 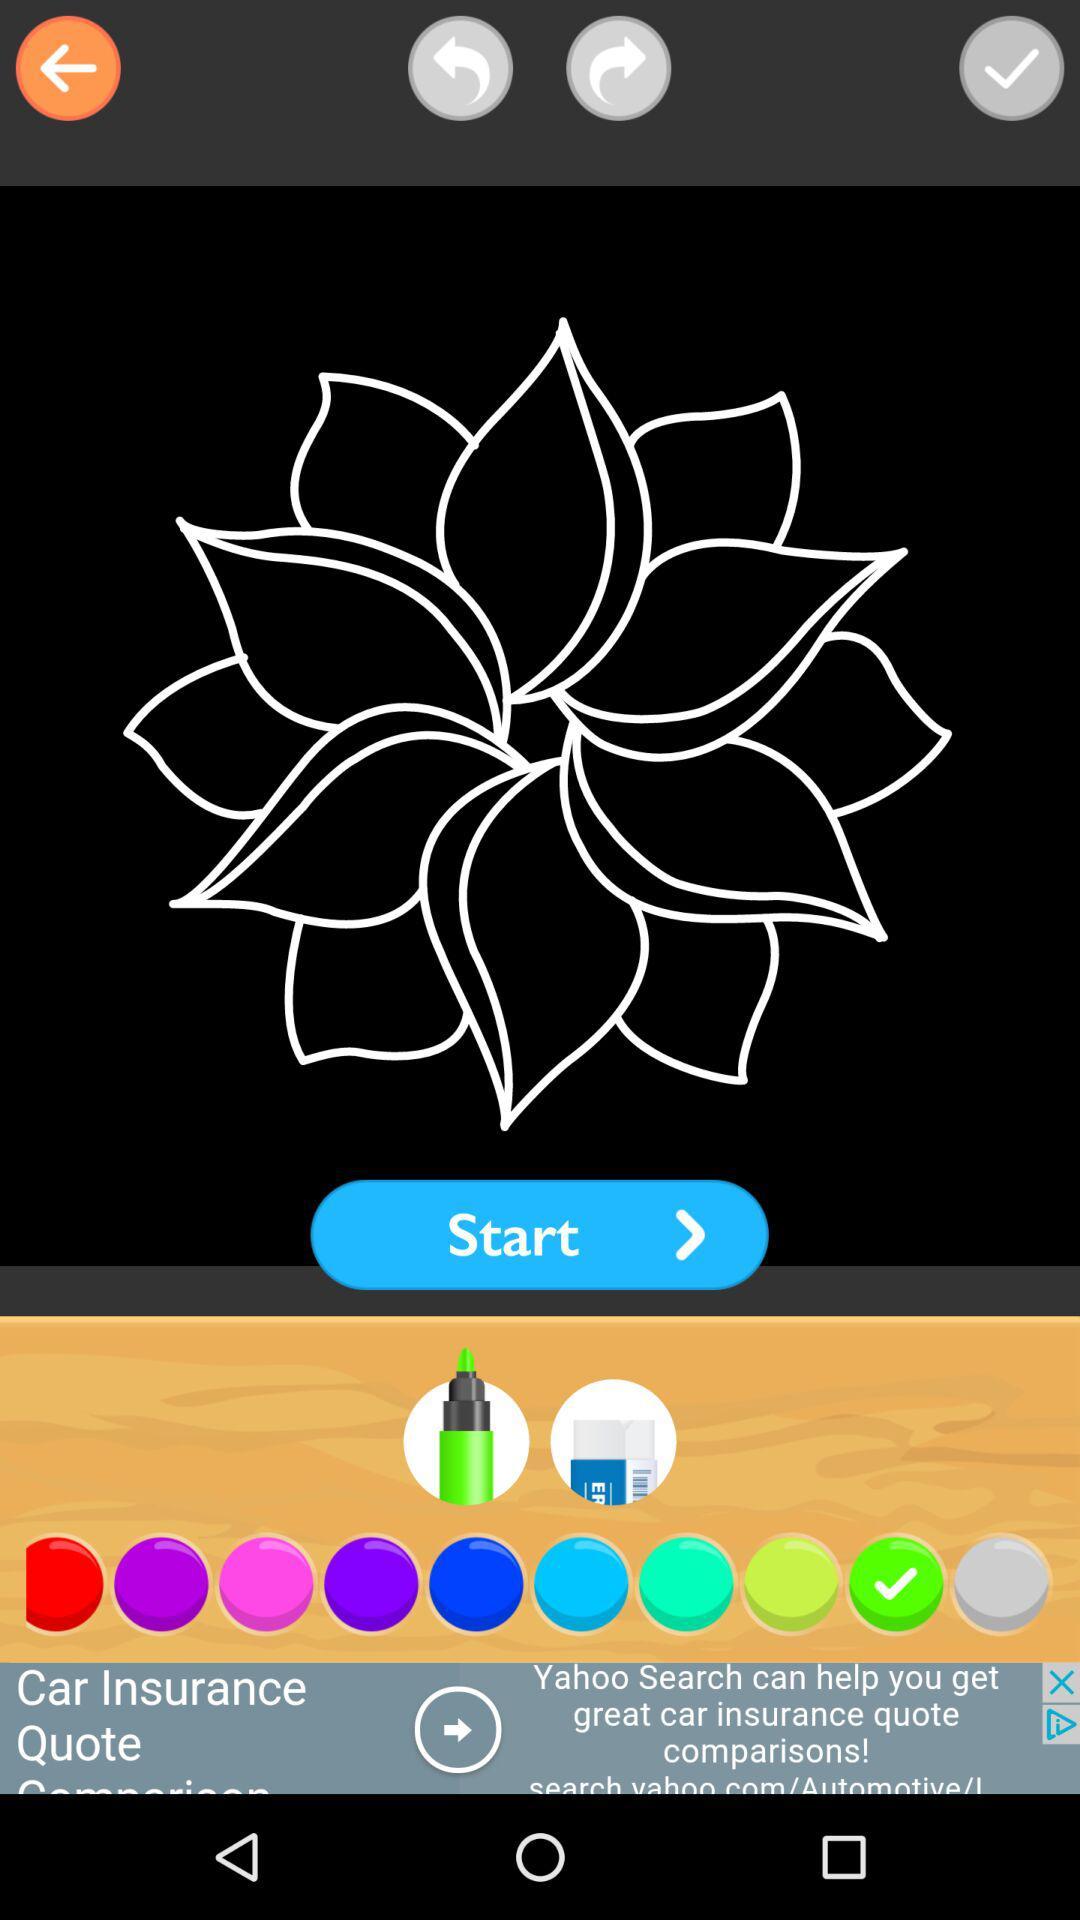 I want to click on the redo icon, so click(x=617, y=68).